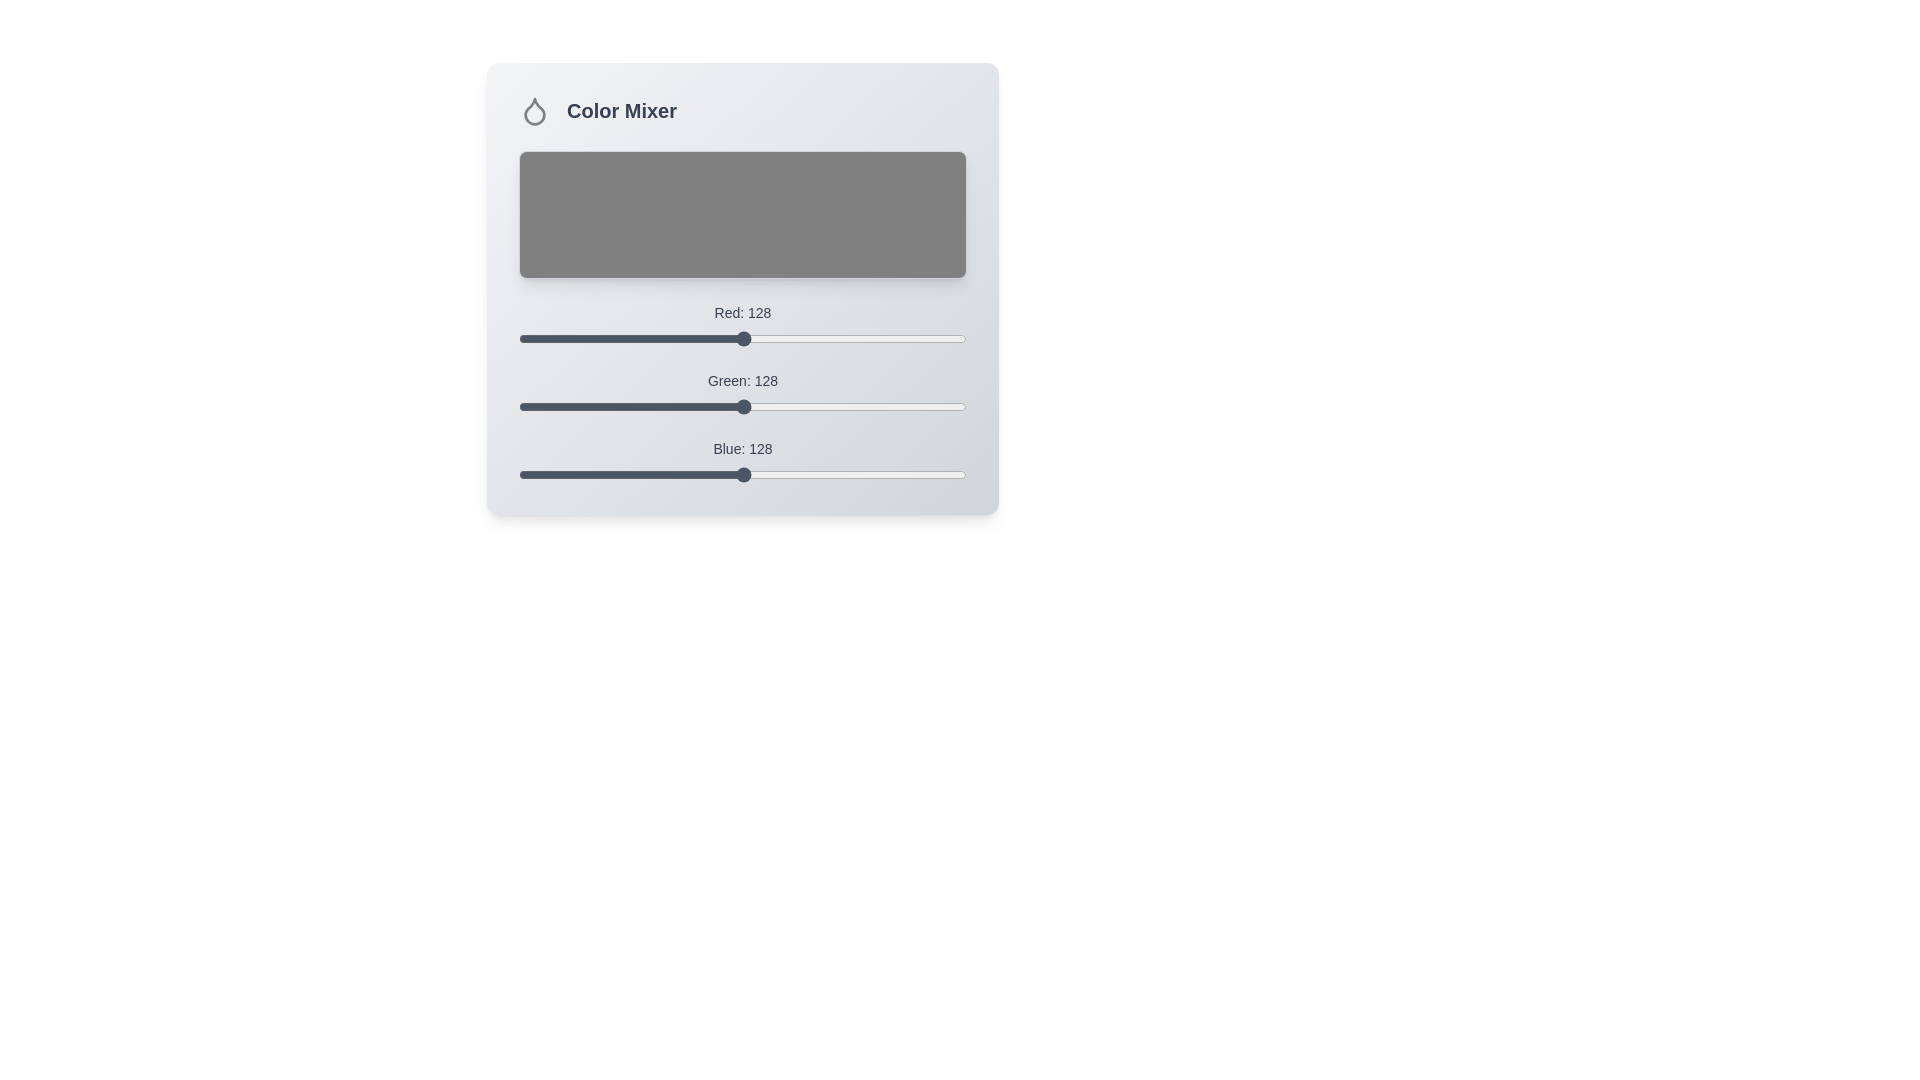 The height and width of the screenshot is (1080, 1920). Describe the element at coordinates (822, 406) in the screenshot. I see `the green slider to 173` at that location.